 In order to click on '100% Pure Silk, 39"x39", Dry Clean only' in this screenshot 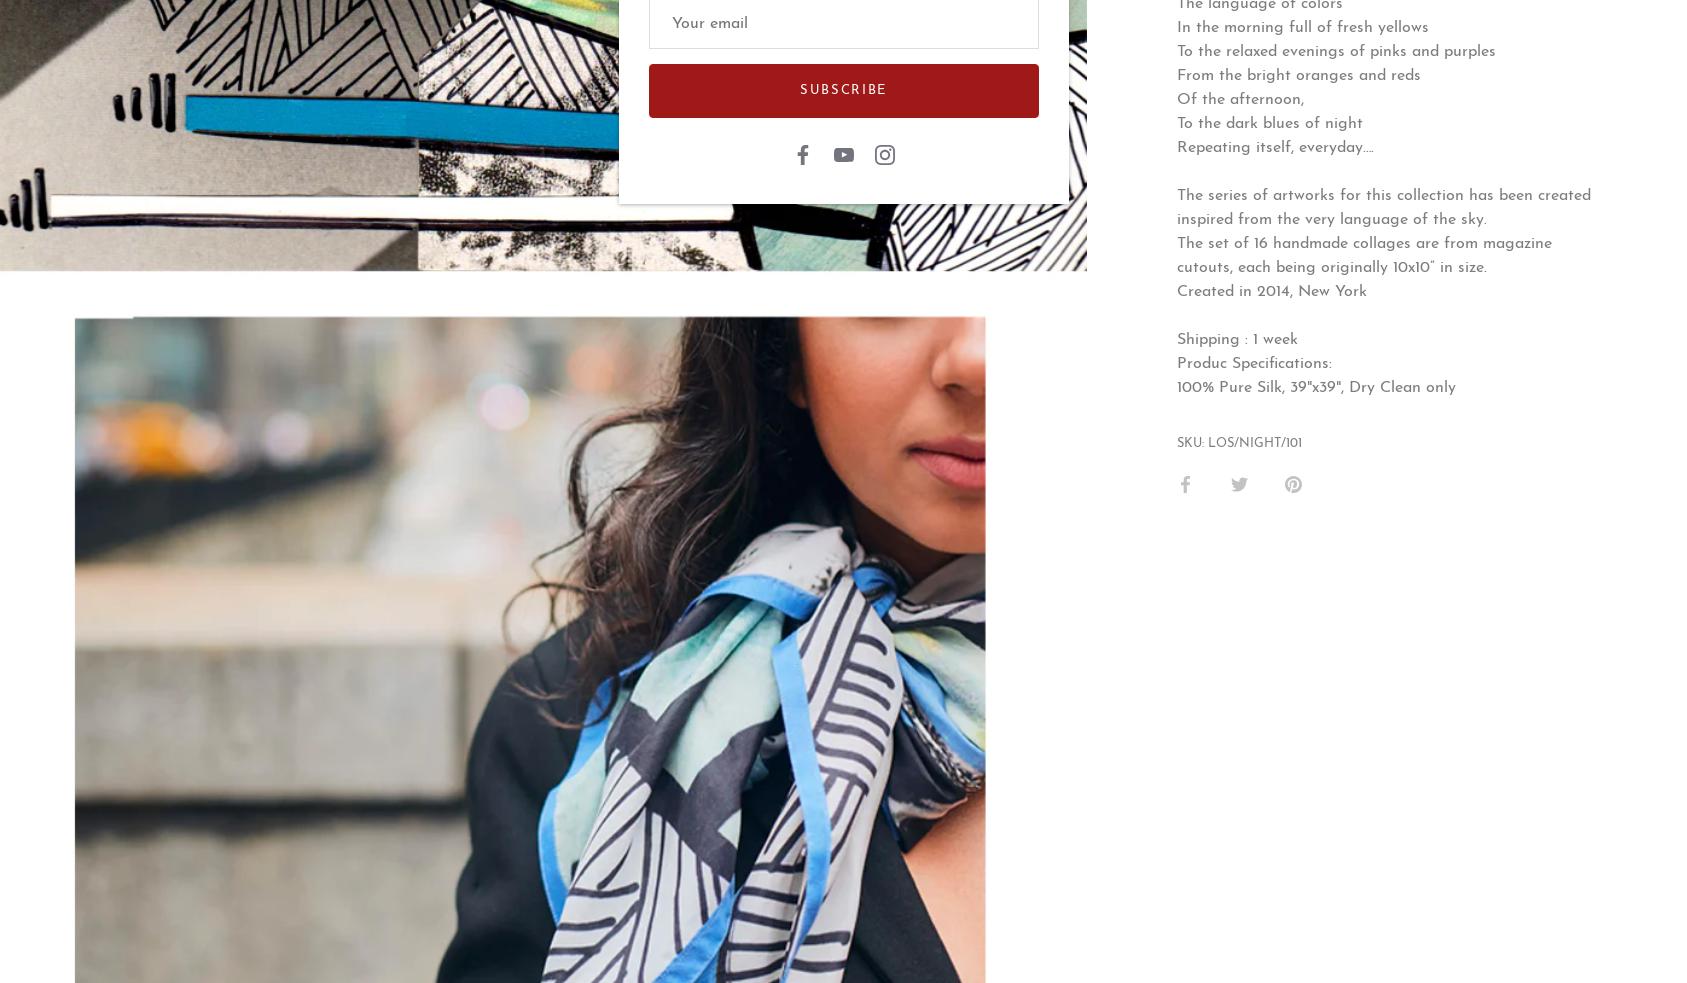, I will do `click(1315, 386)`.